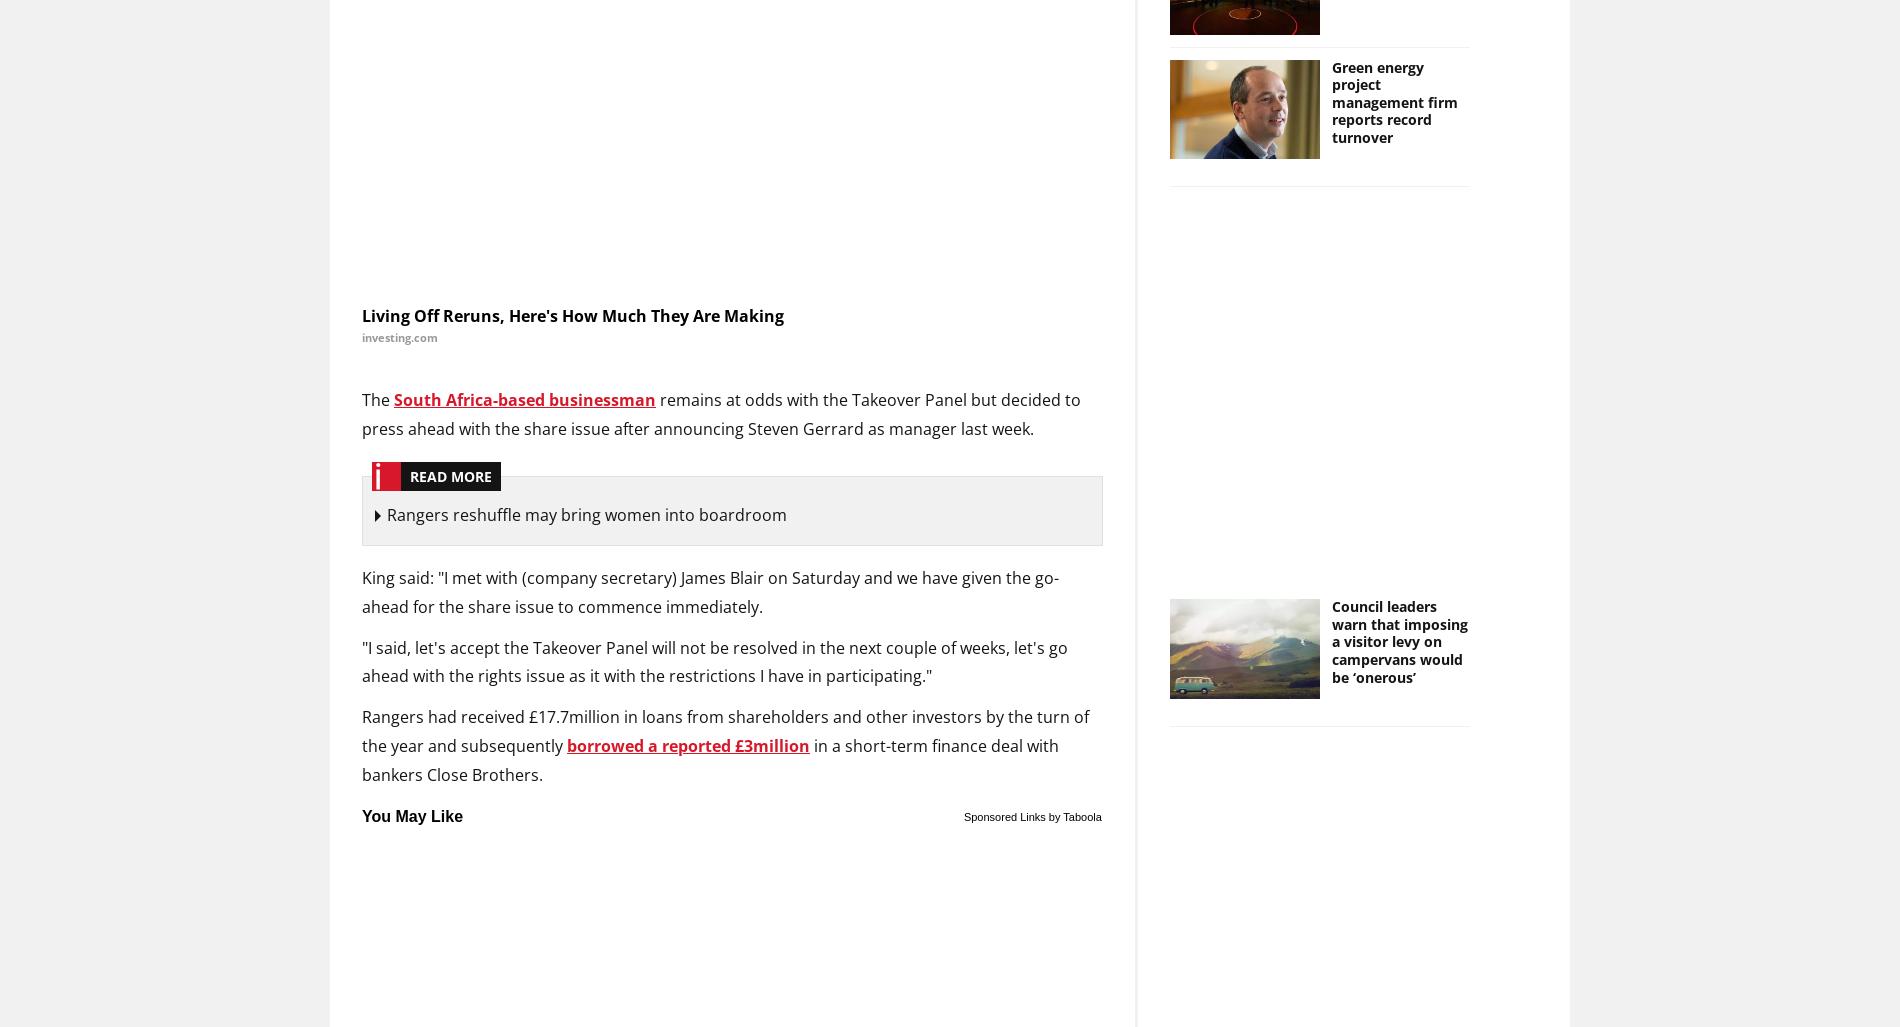  I want to click on 'in a short-term finance deal with bankers Close Brothers.', so click(360, 758).